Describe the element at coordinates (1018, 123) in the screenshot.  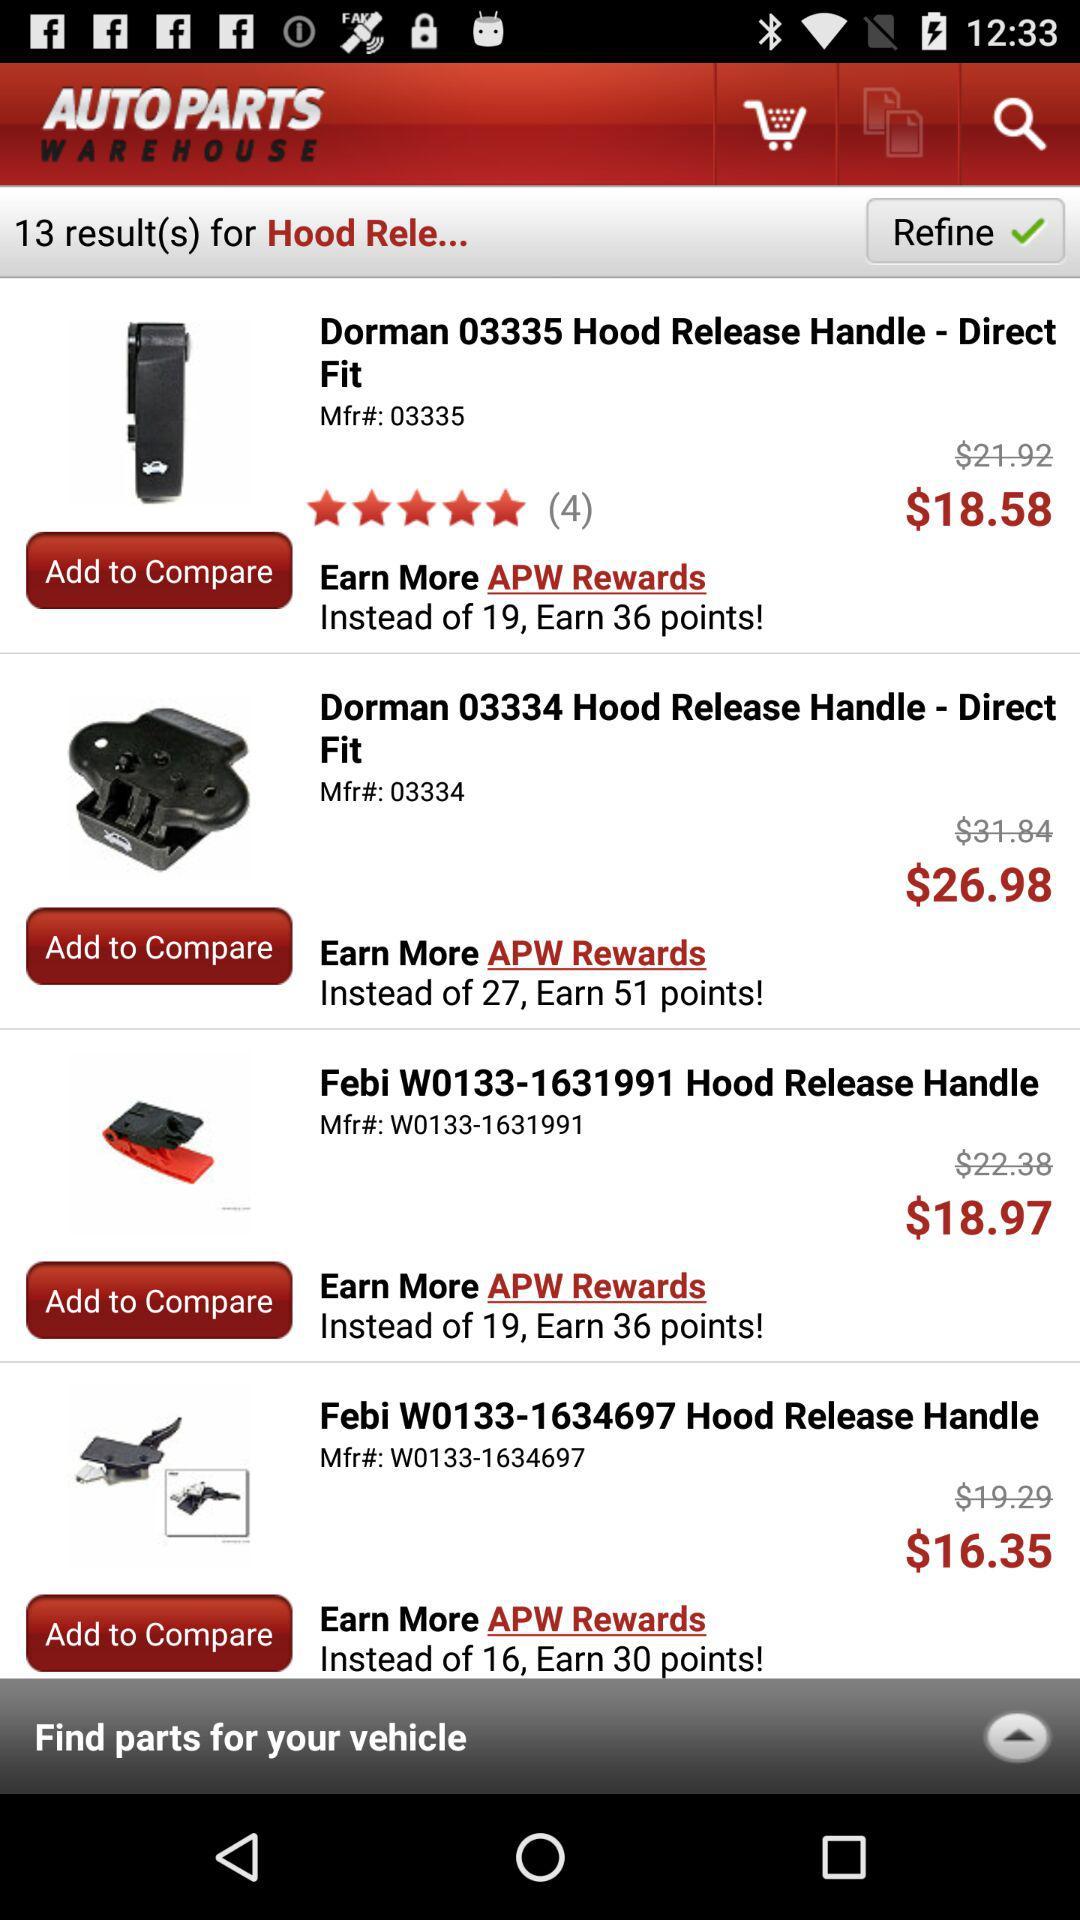
I see `search criteria` at that location.